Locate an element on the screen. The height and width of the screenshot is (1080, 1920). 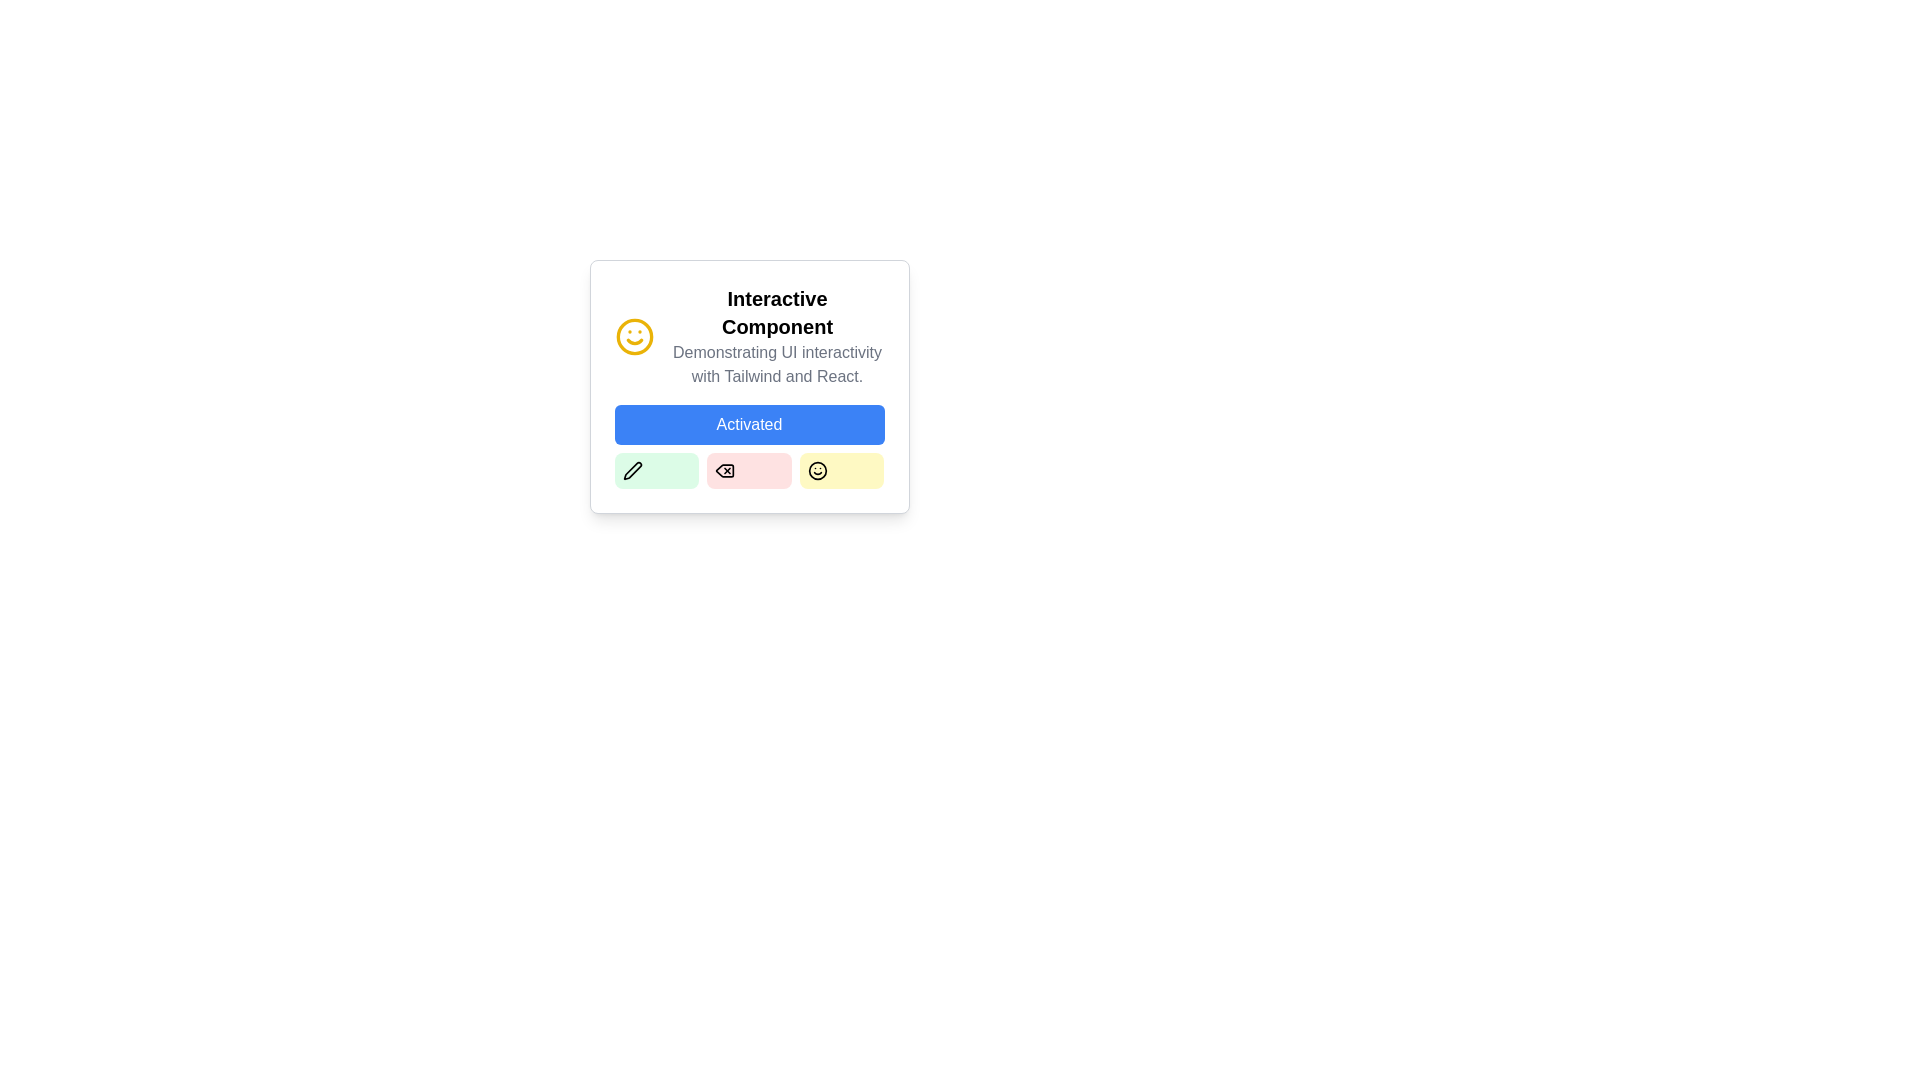
on the 'Interactive Component' text display element with a yellow smiley icon is located at coordinates (748, 335).